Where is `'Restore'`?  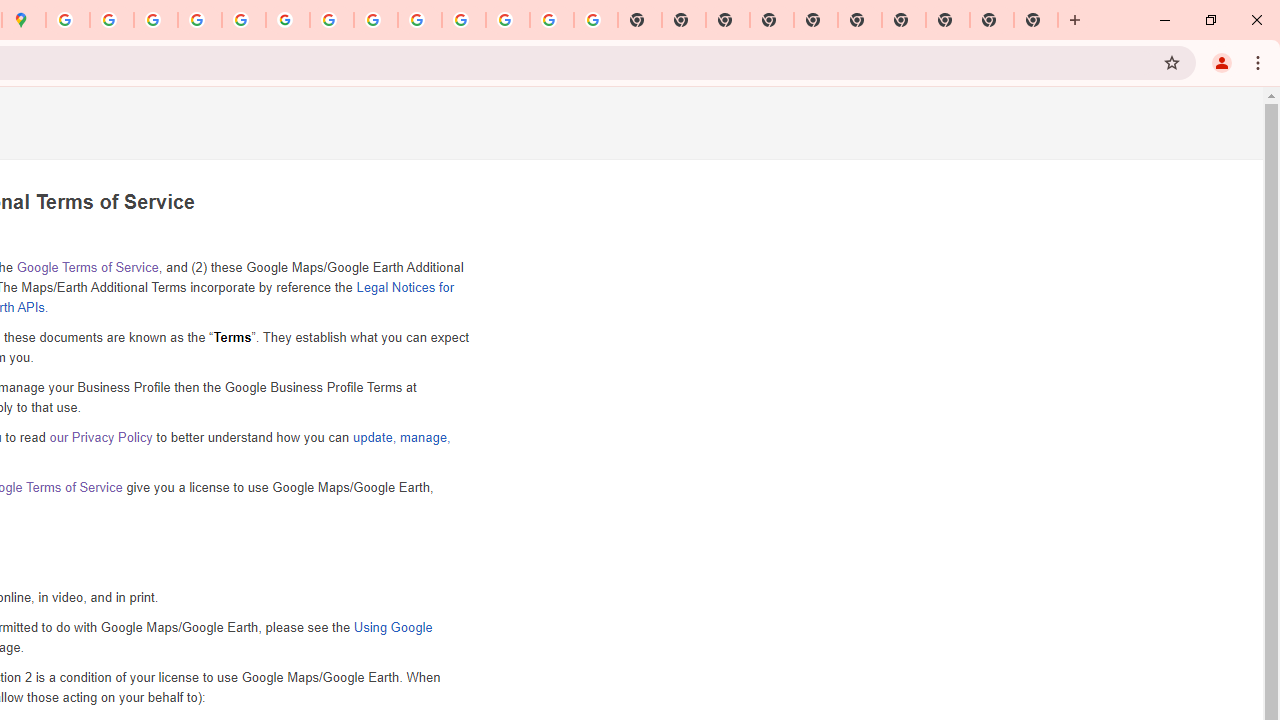 'Restore' is located at coordinates (1209, 20).